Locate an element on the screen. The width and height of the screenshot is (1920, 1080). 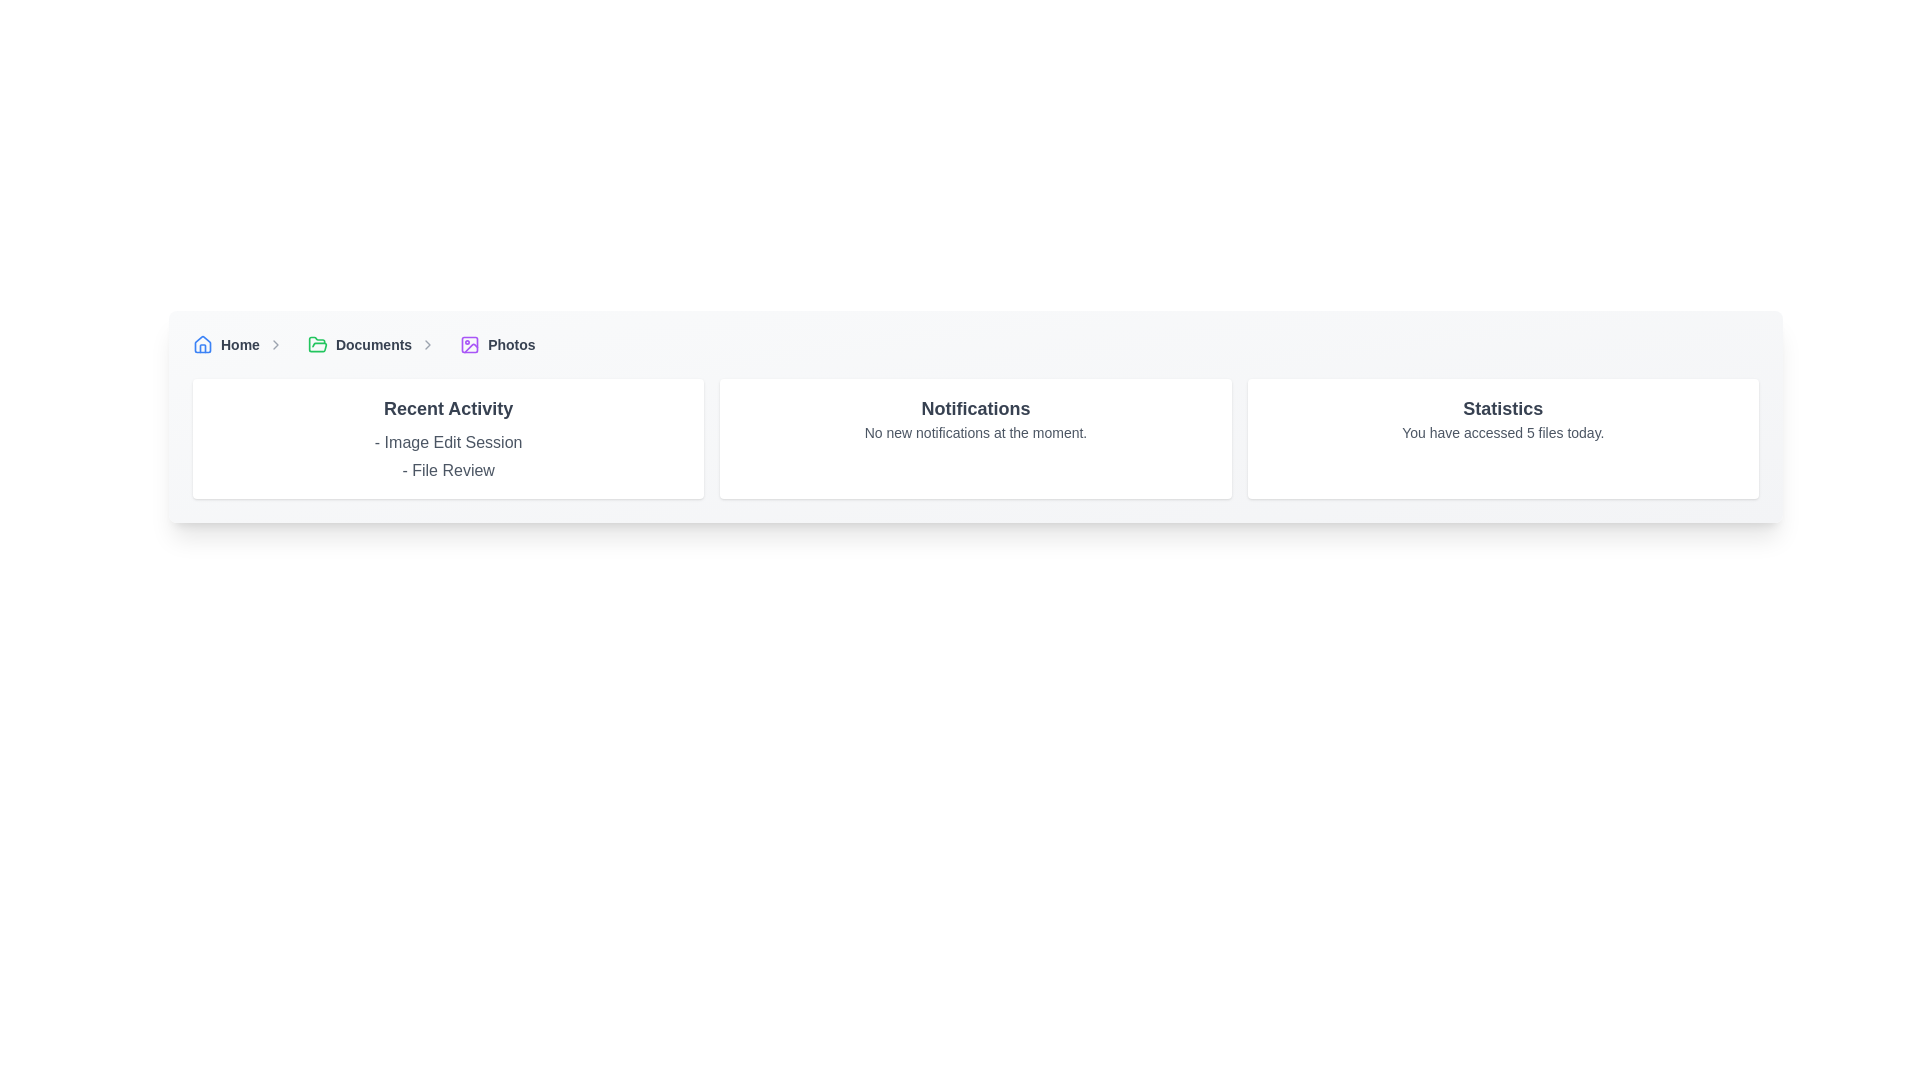
the 'Documents' label in the breadcrumb navigation bar, which is the second breadcrumb item following a green folder icon and preceding the 'Photos' item is located at coordinates (374, 343).